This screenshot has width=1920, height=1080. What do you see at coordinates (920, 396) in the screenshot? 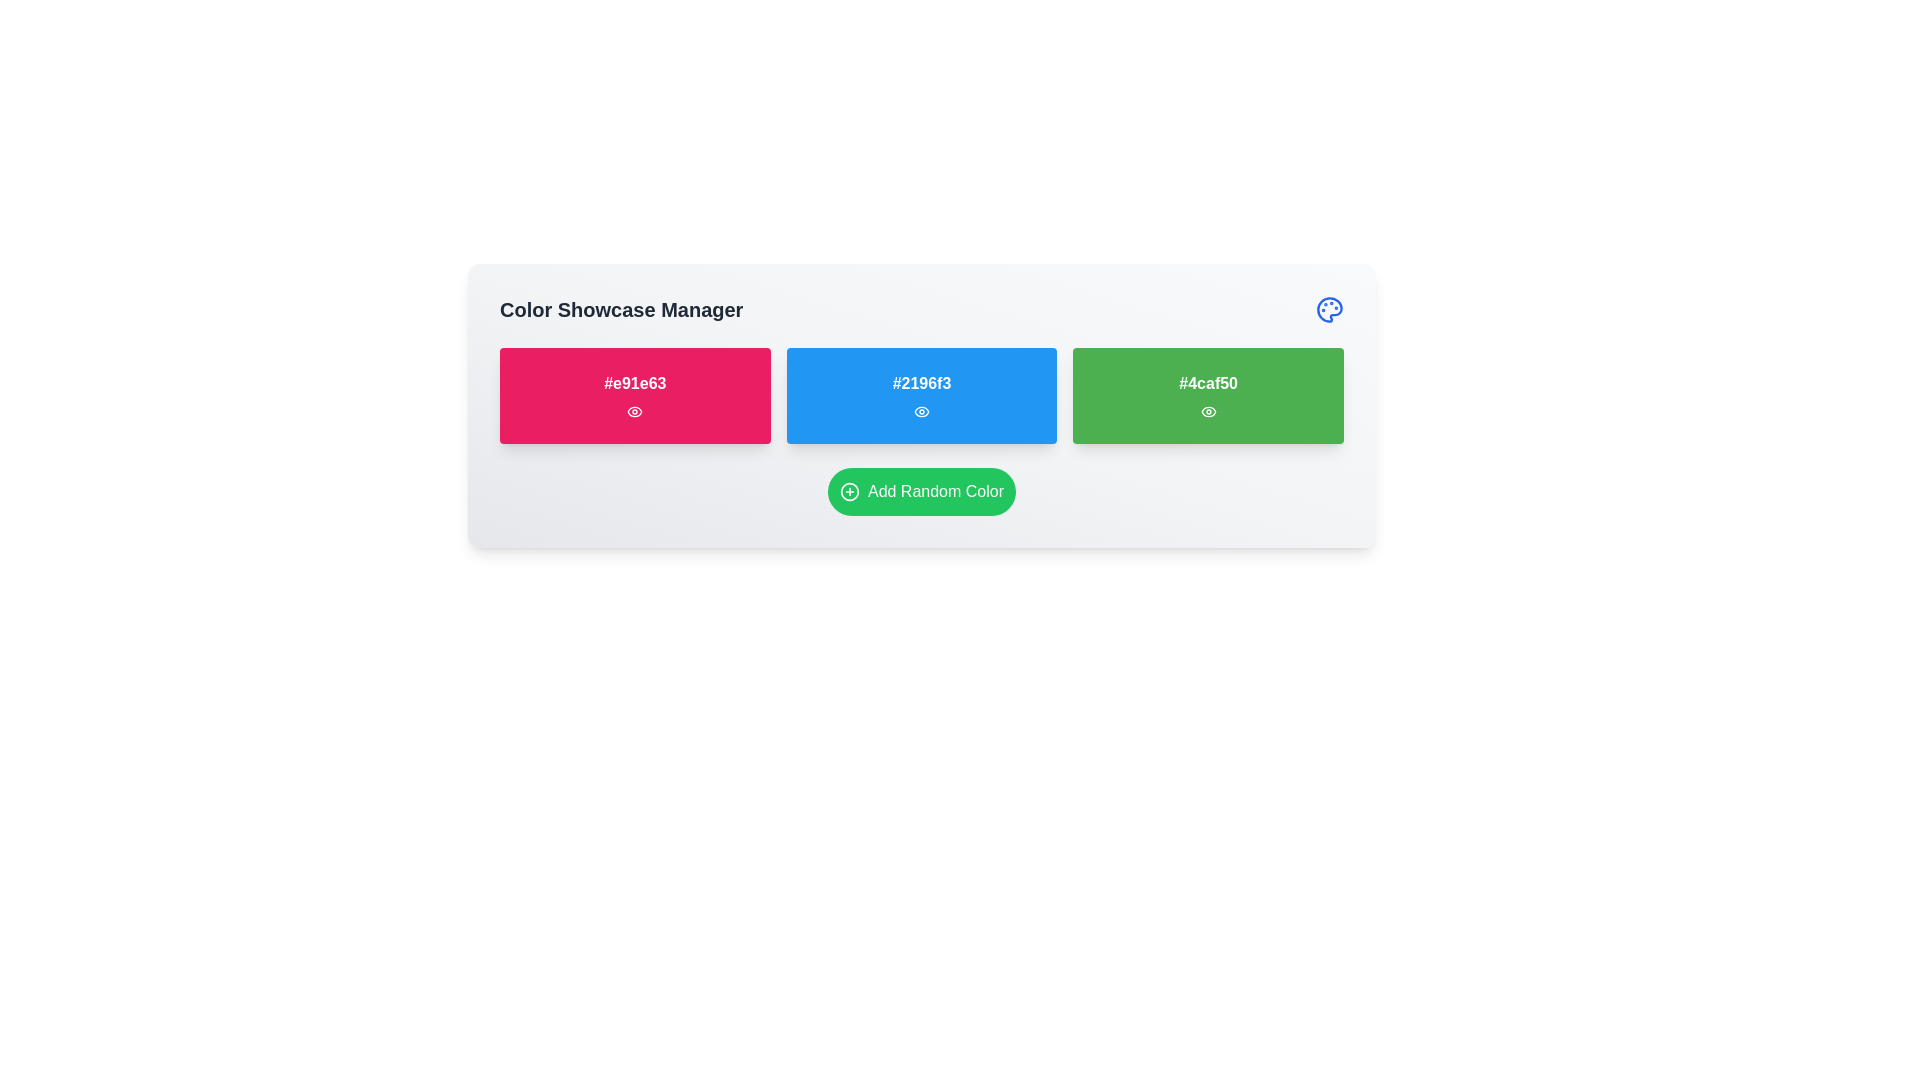
I see `the blue color selector button located in the center of a three-column grid layout, specifically the second of three color blocks` at bounding box center [920, 396].